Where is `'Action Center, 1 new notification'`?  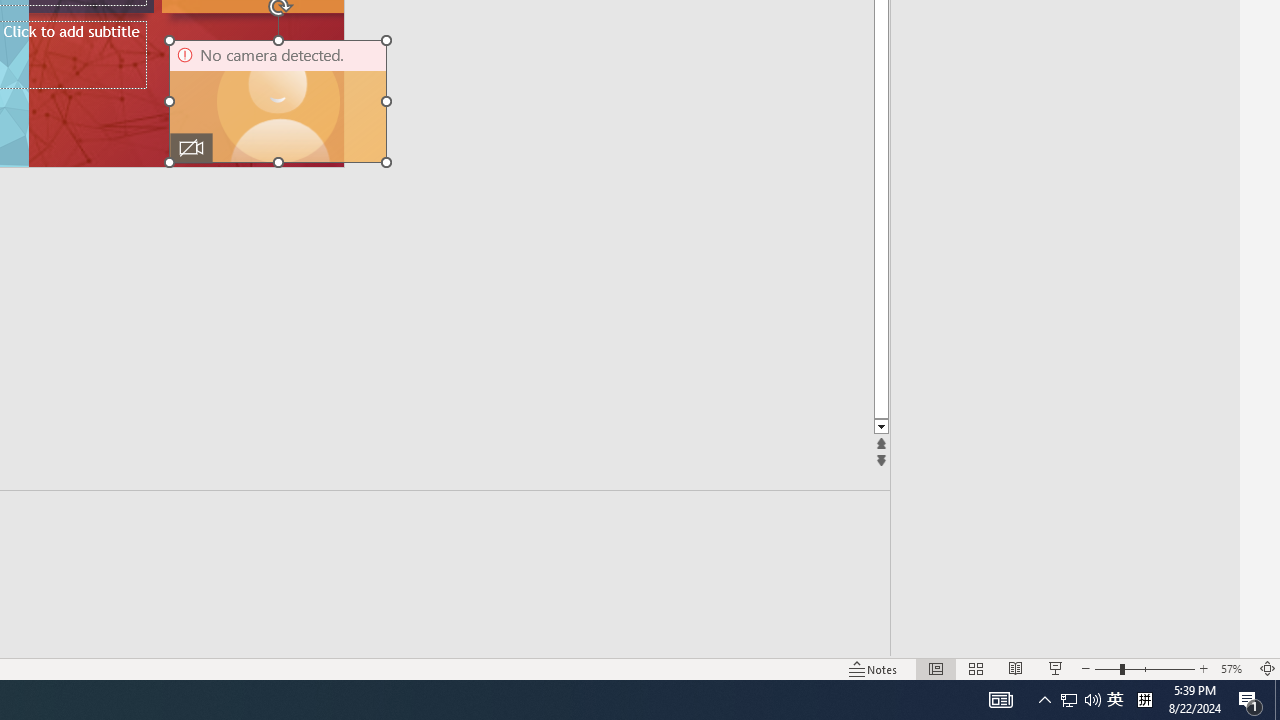
'Action Center, 1 new notification' is located at coordinates (1250, 698).